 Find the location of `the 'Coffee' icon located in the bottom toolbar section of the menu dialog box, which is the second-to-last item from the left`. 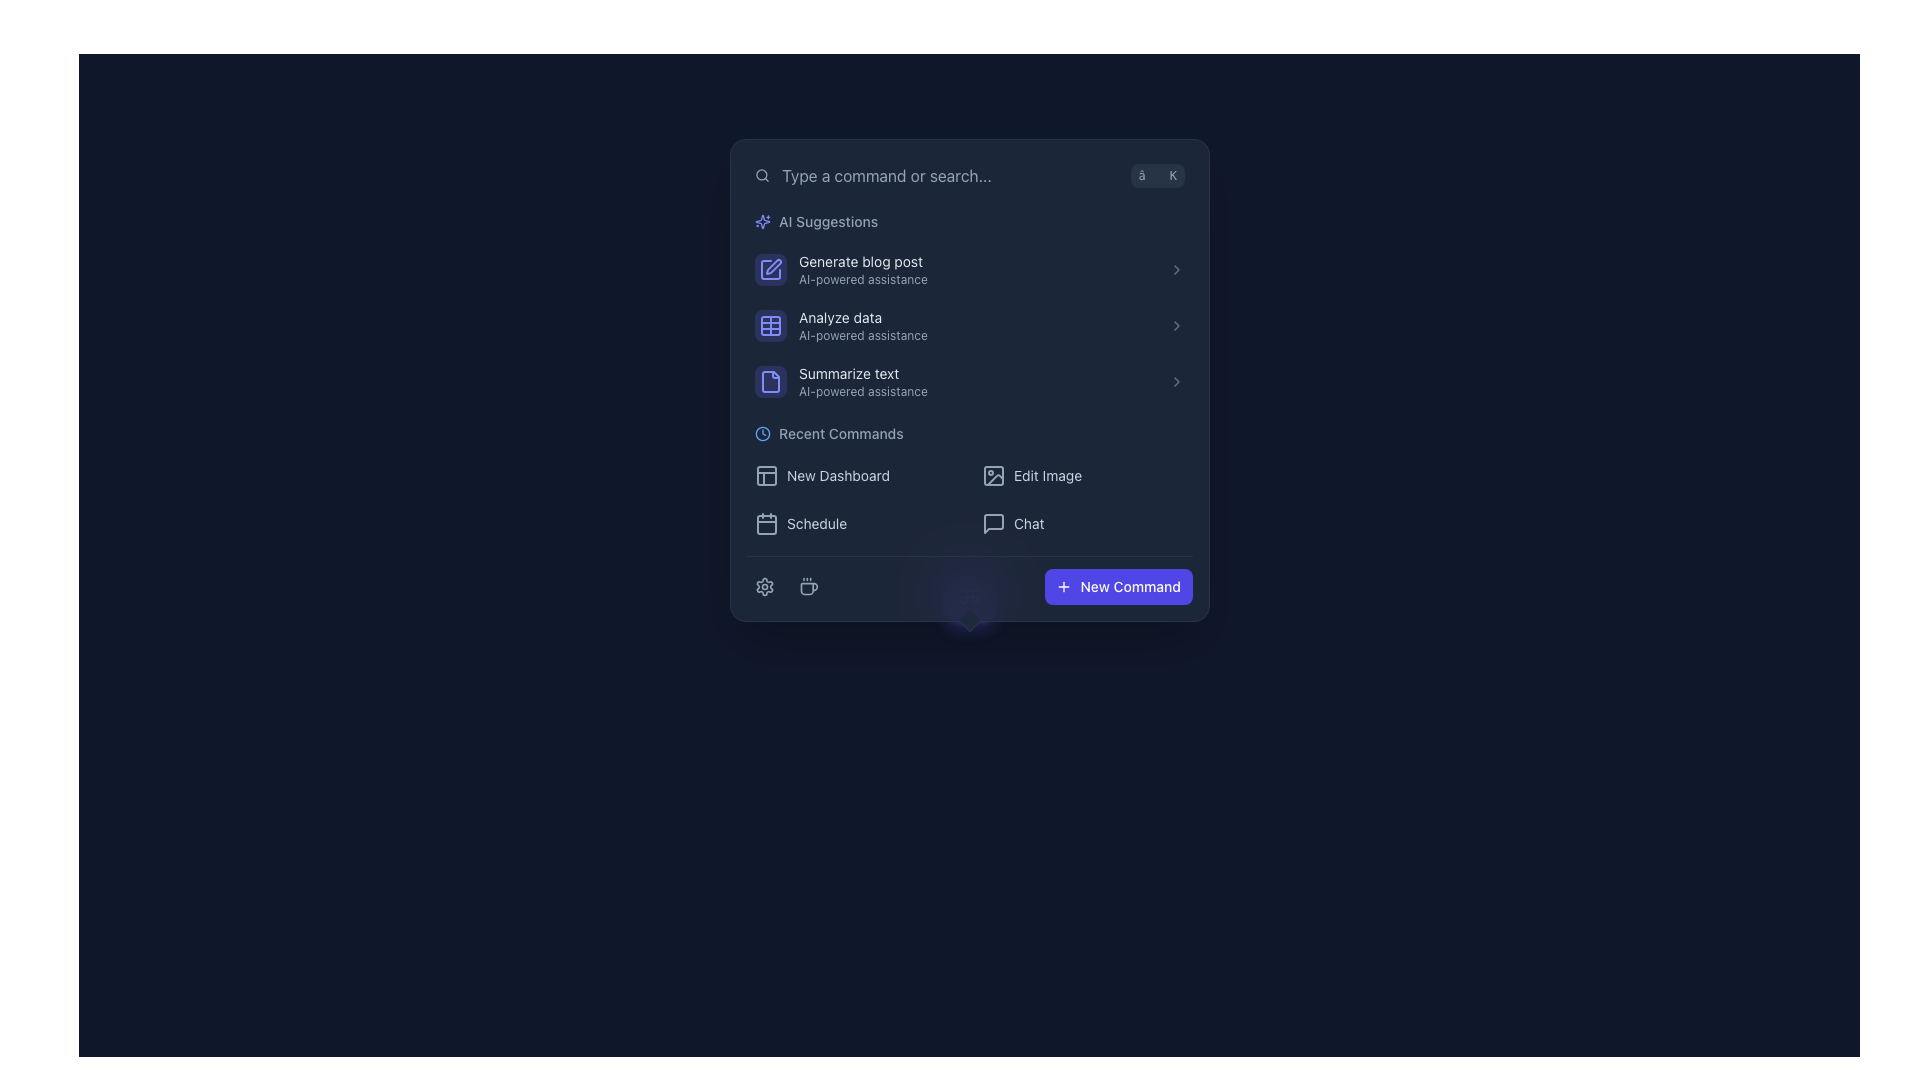

the 'Coffee' icon located in the bottom toolbar section of the menu dialog box, which is the second-to-last item from the left is located at coordinates (808, 585).